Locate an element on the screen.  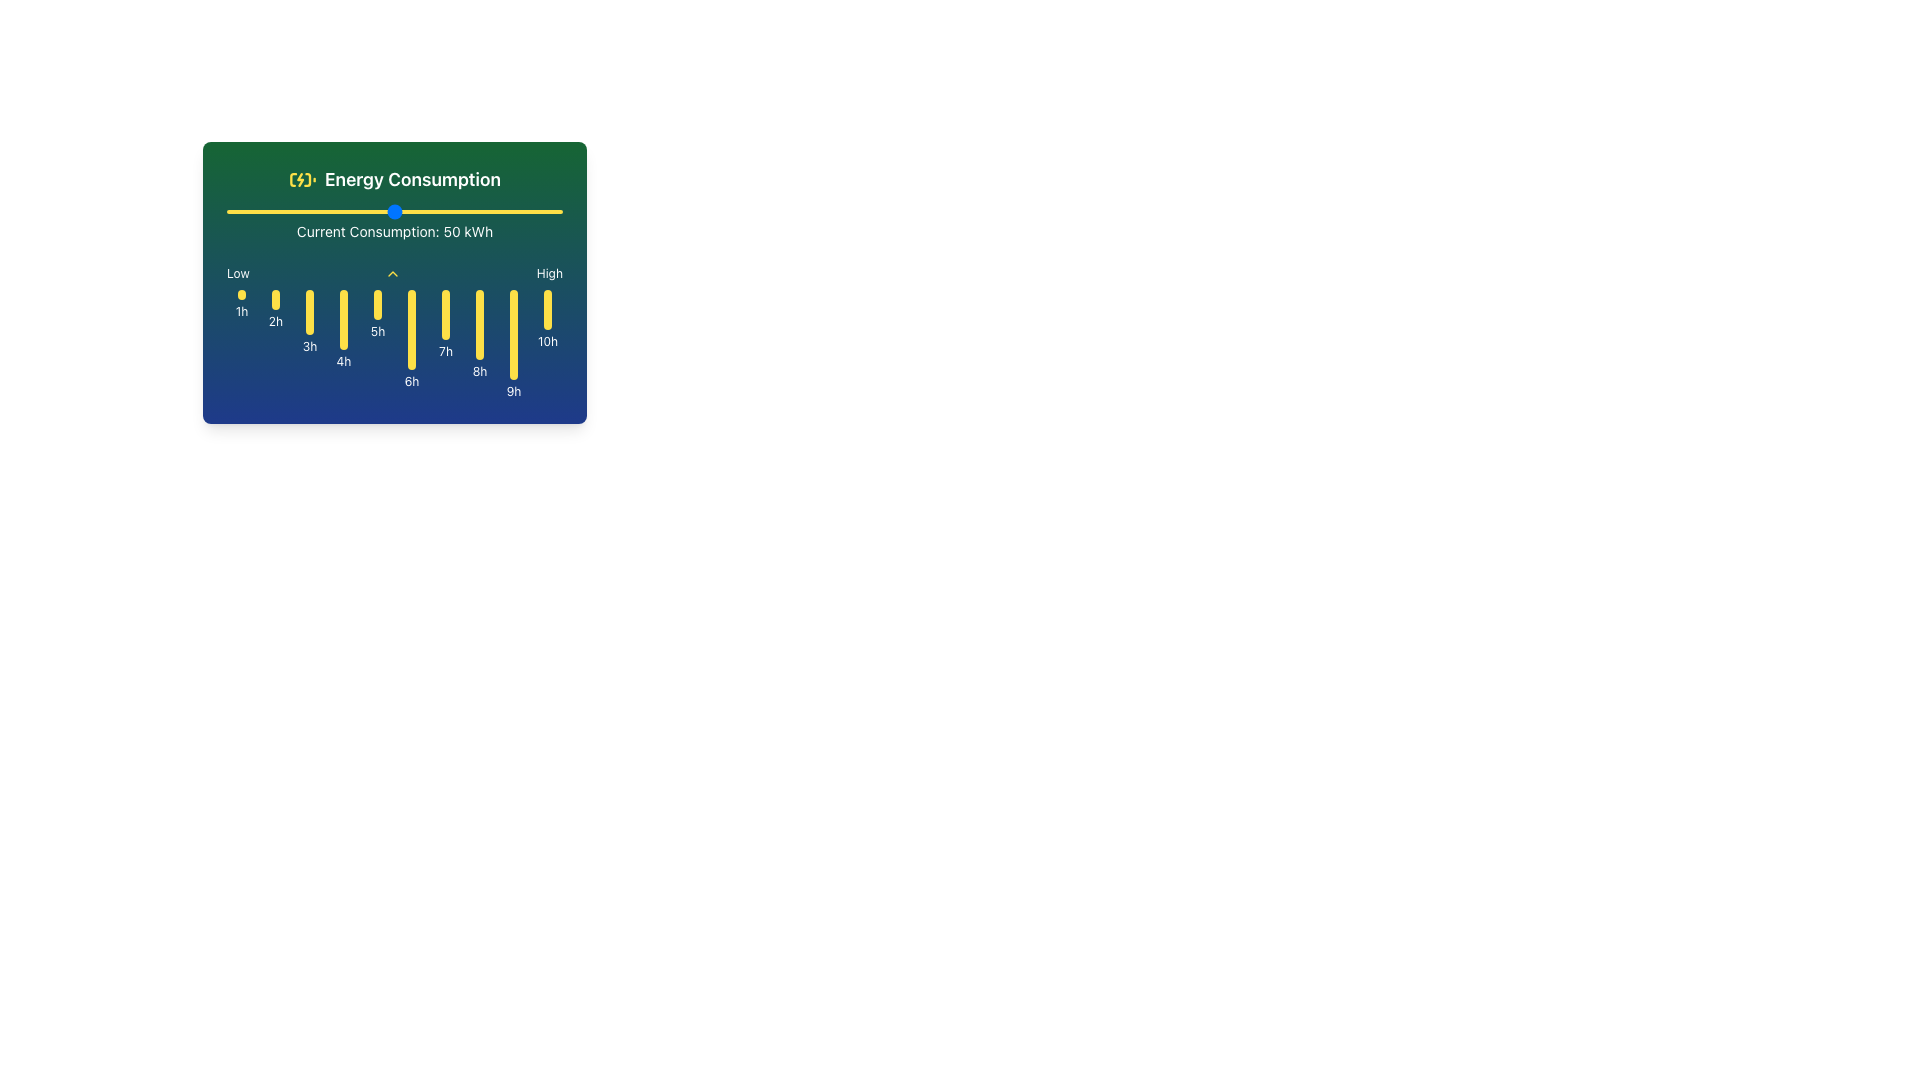
the text label displaying '7h', which is positioned under the seventh yellow bar in a blue background area, specifically between the '6h' and '8h' labels is located at coordinates (445, 350).